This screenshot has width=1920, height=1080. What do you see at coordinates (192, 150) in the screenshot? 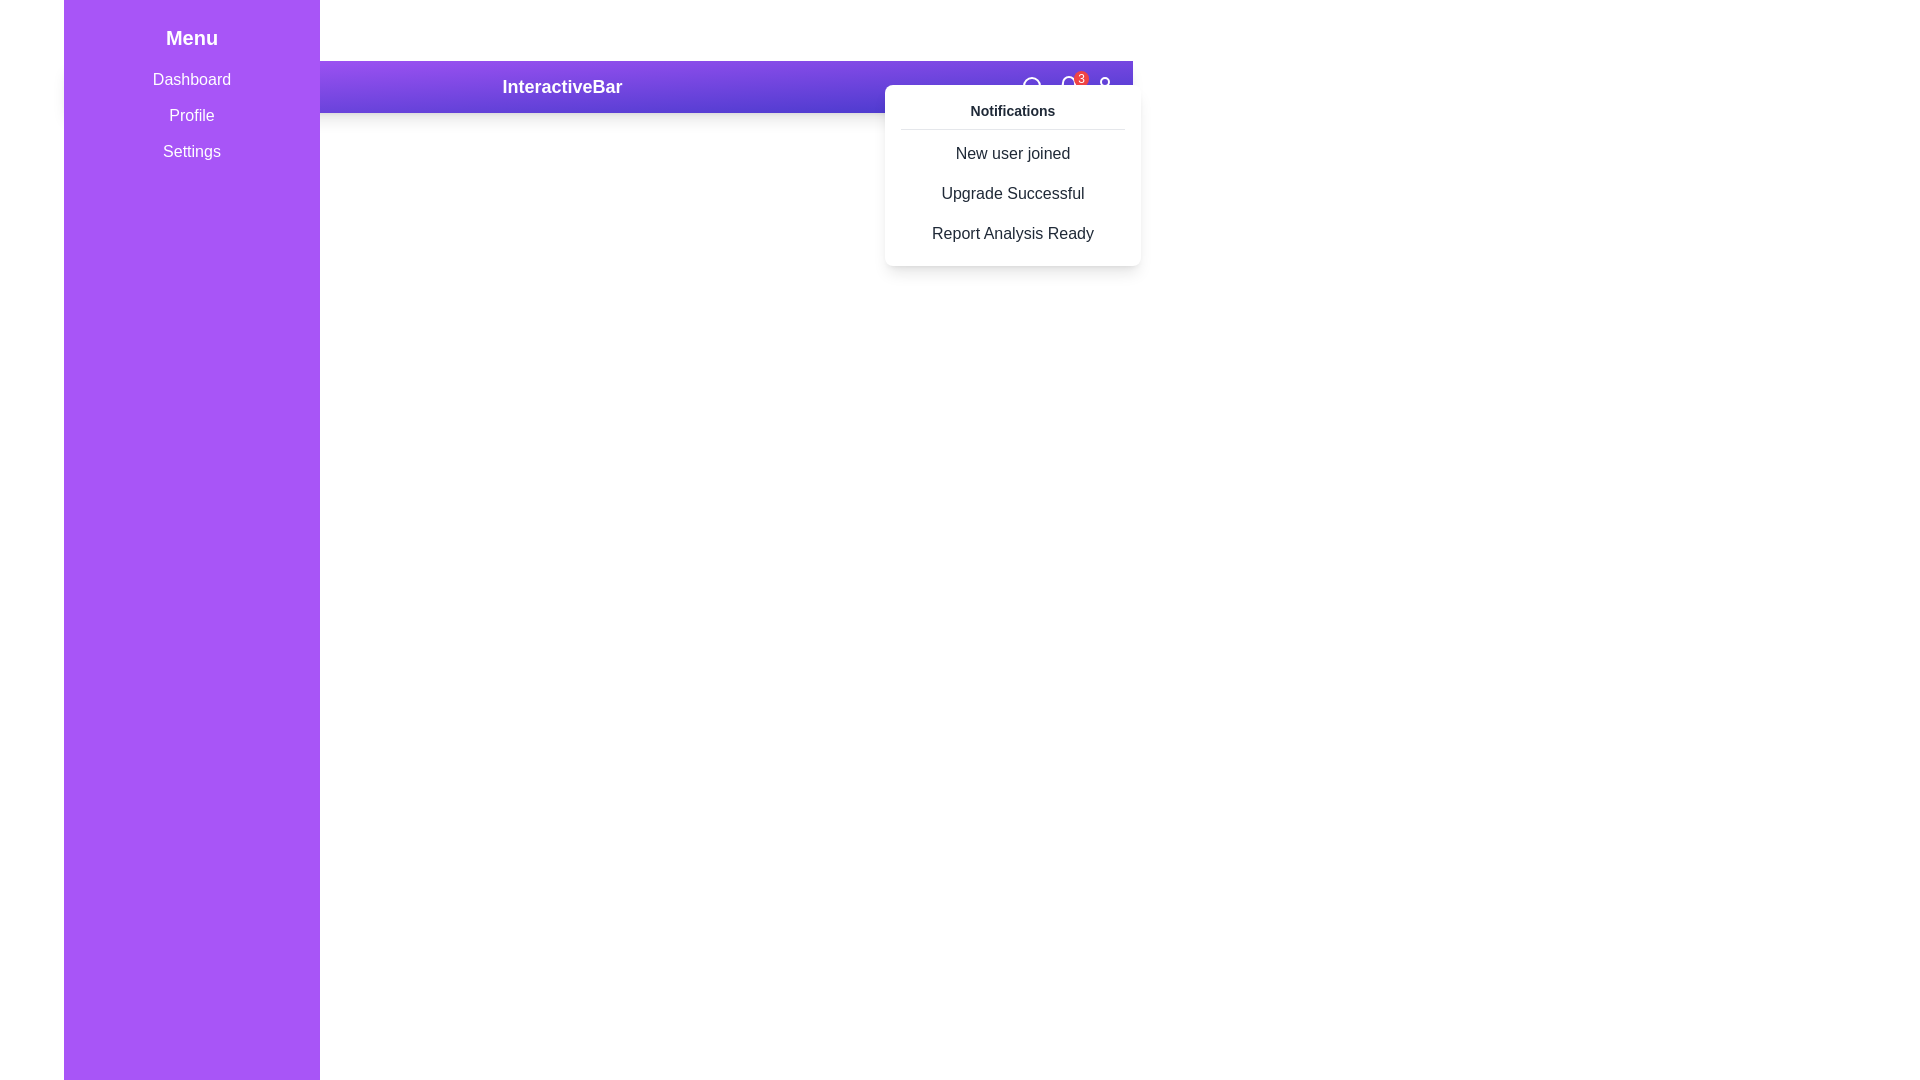
I see `the 'Settings' text-based navigation menu item, which is styled in white font on a purple background, located as the third item in the vertical sidebar menu on the left` at bounding box center [192, 150].